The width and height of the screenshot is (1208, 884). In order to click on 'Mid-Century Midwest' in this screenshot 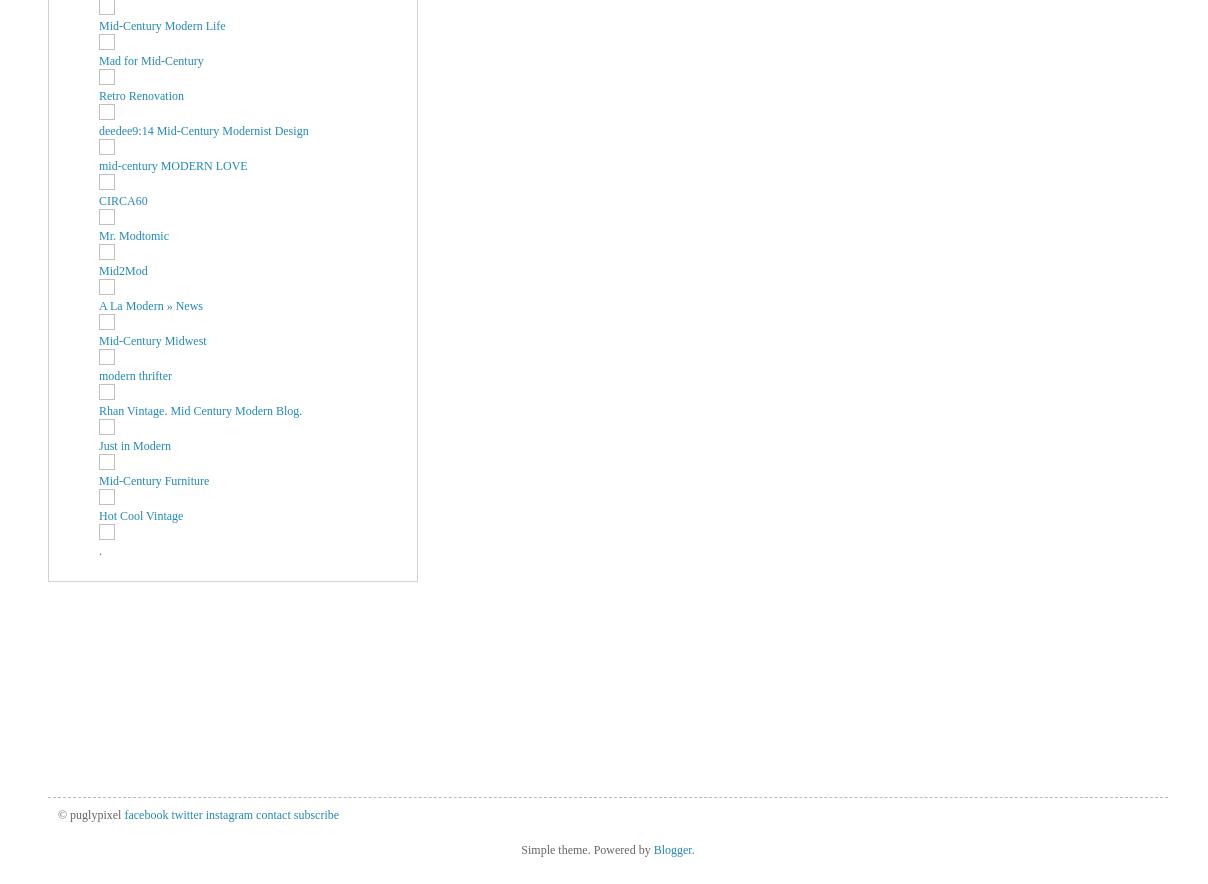, I will do `click(98, 338)`.